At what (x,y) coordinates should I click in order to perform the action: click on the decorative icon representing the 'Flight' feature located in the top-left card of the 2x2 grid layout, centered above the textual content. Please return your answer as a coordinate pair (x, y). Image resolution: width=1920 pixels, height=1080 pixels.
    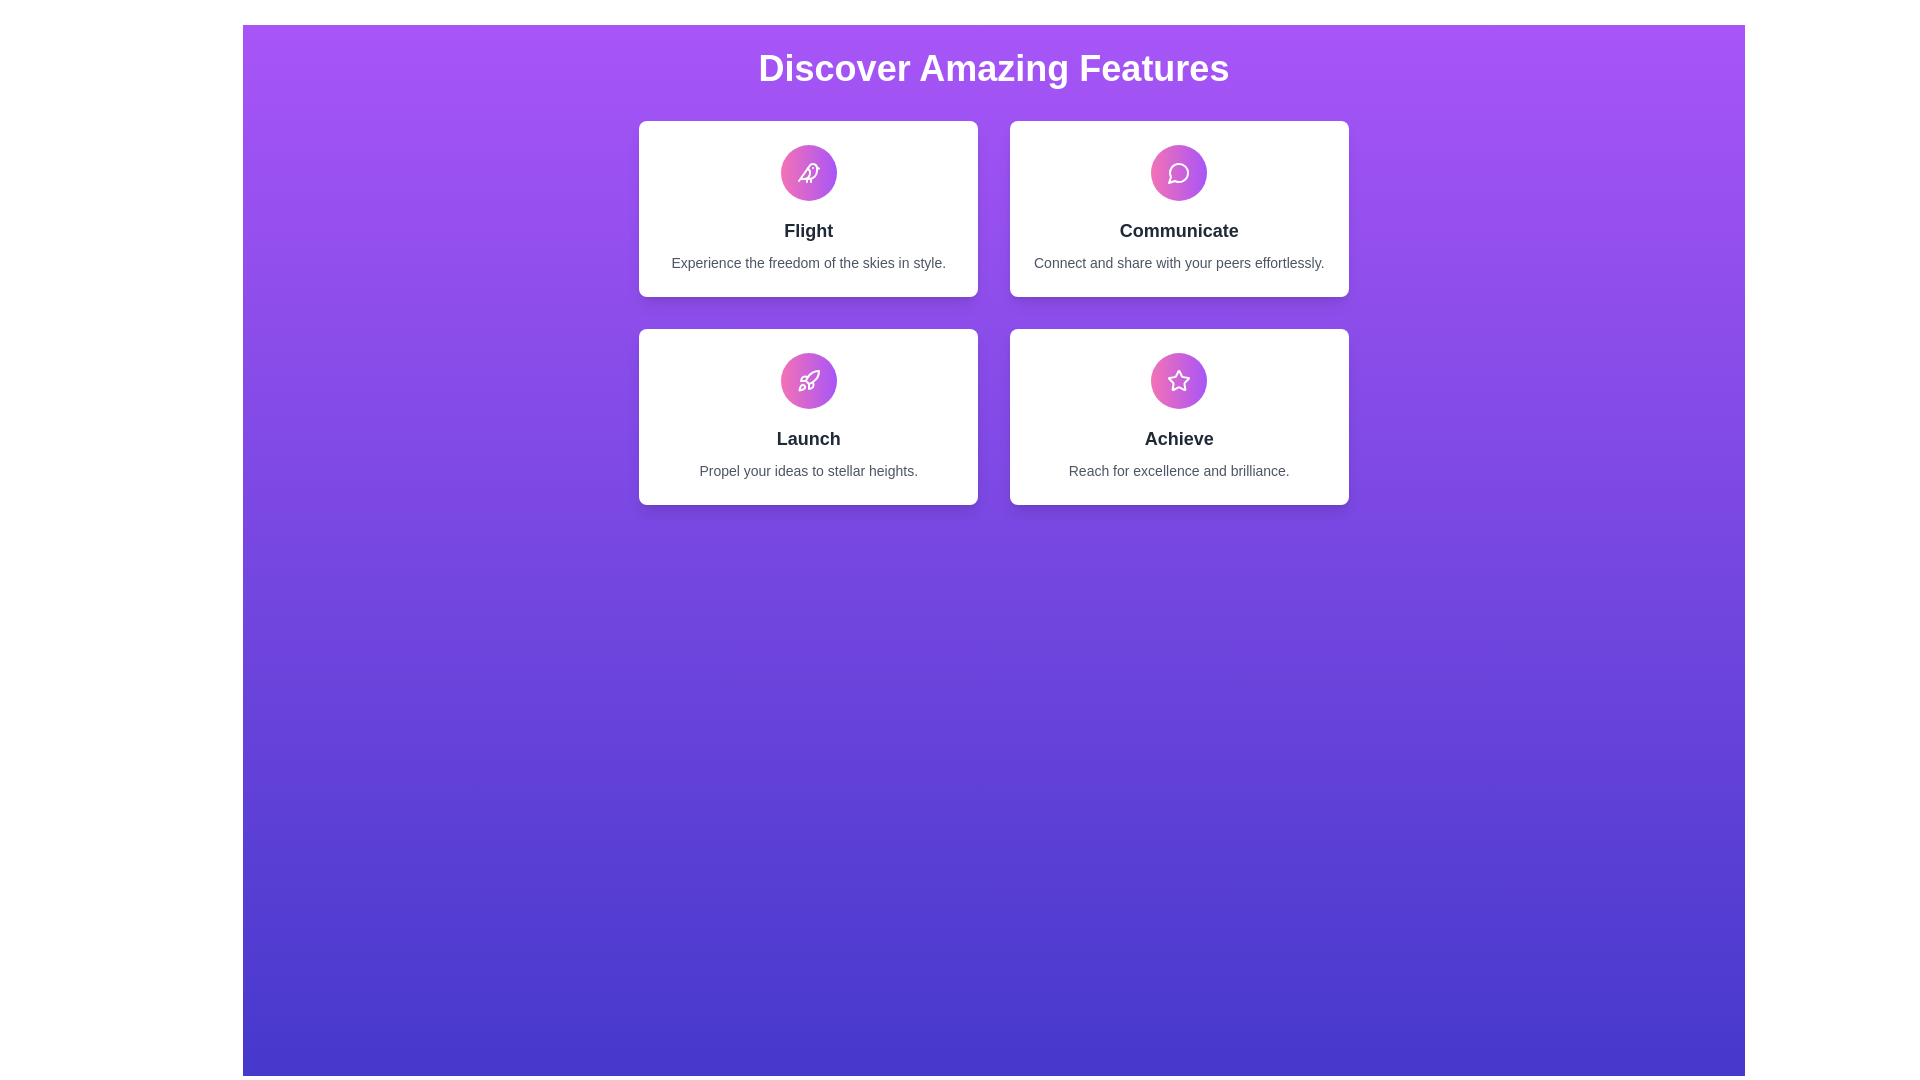
    Looking at the image, I should click on (807, 171).